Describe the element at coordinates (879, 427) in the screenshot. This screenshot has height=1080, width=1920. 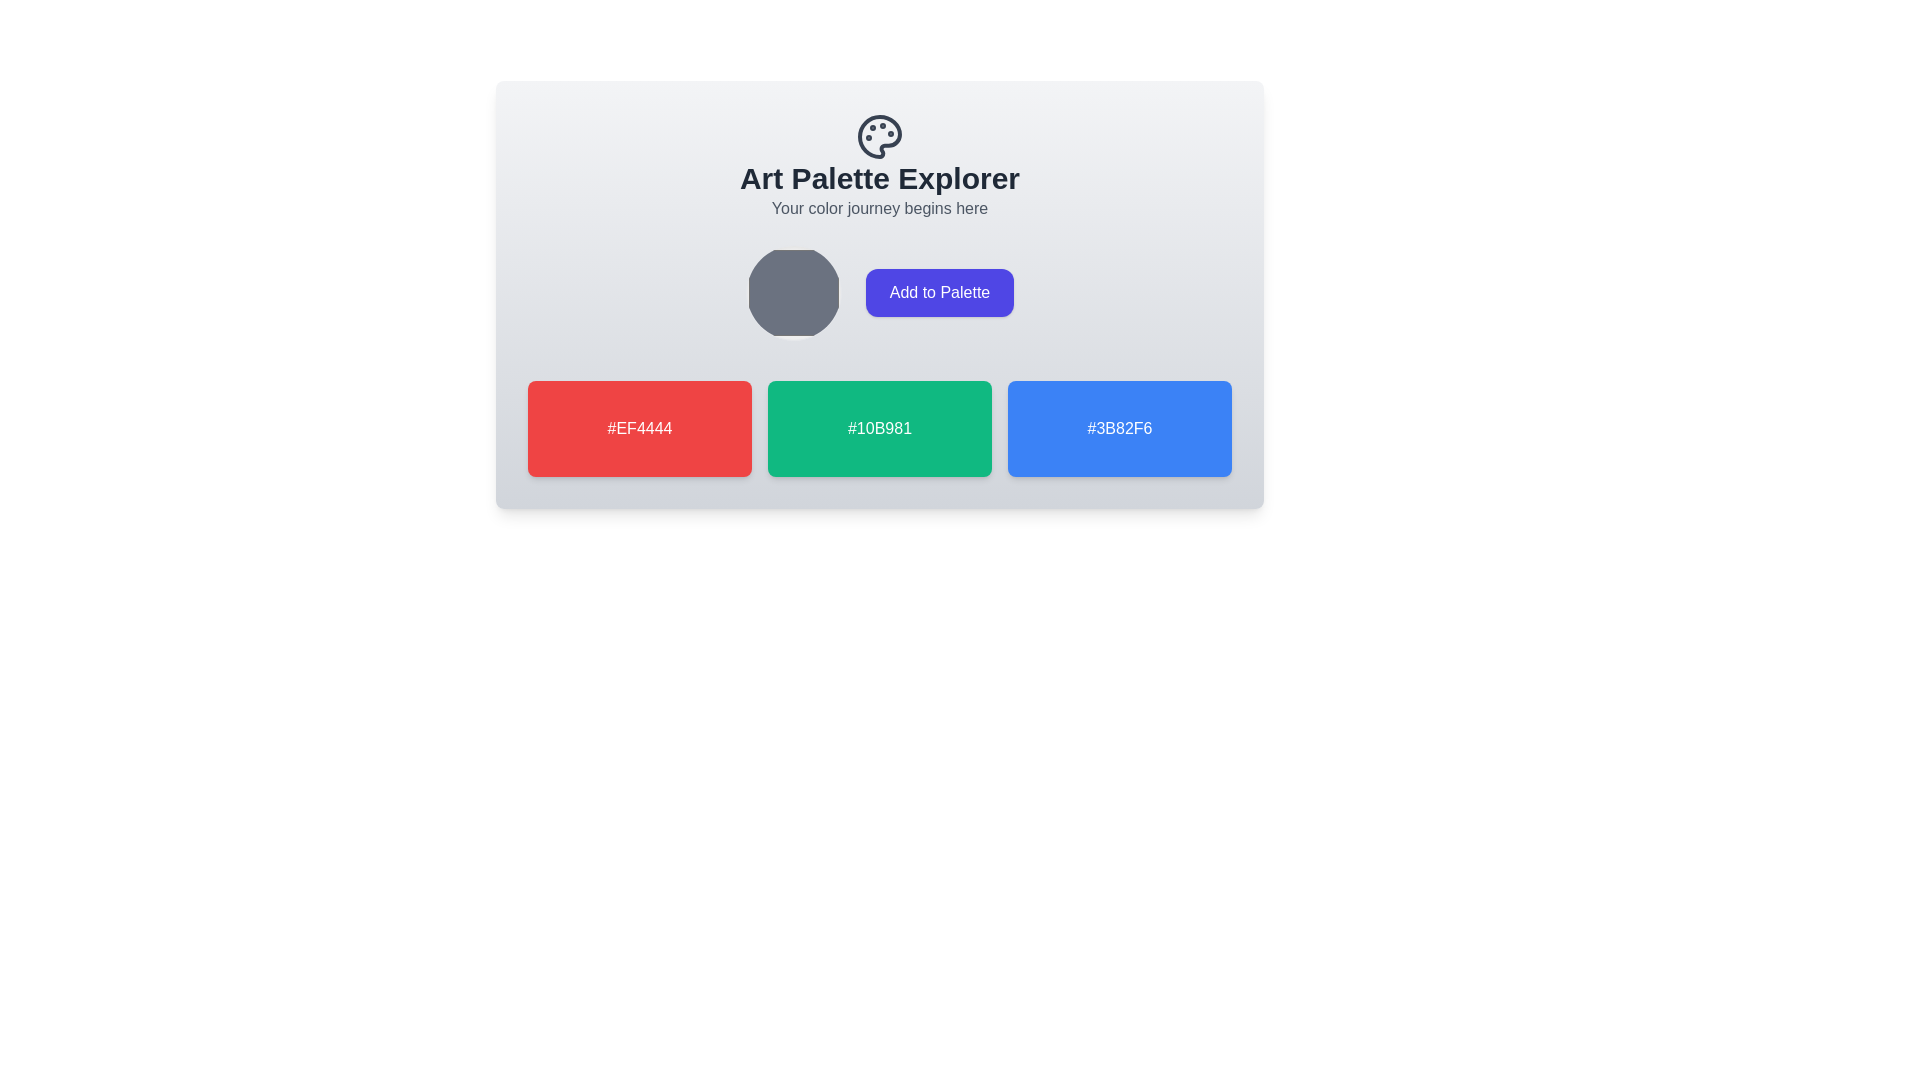
I see `the text label '#10B981' embedded within the green button, which is centrally placed and styled with a bold font in white color` at that location.